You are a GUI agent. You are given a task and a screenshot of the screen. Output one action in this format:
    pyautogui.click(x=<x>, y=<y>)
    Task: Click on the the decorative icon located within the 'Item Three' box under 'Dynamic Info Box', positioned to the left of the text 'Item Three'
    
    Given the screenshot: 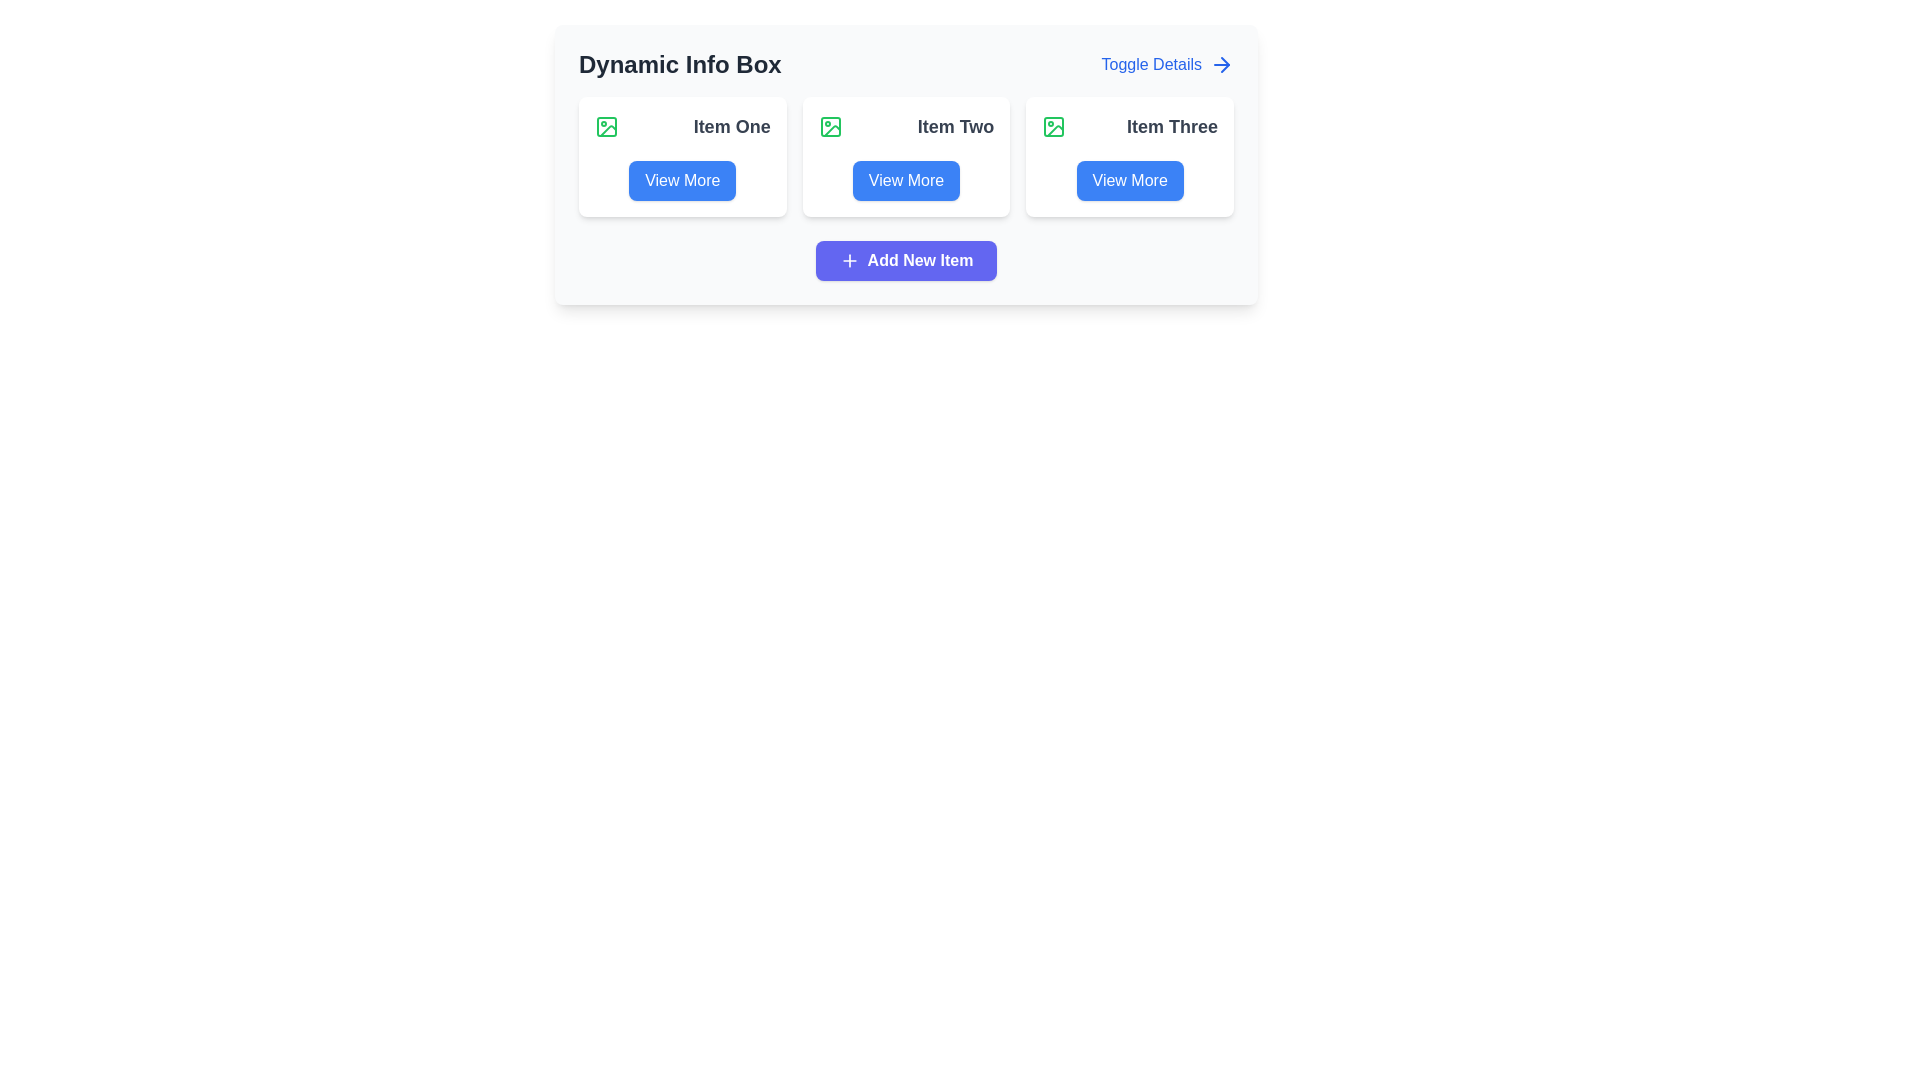 What is the action you would take?
    pyautogui.click(x=1053, y=127)
    